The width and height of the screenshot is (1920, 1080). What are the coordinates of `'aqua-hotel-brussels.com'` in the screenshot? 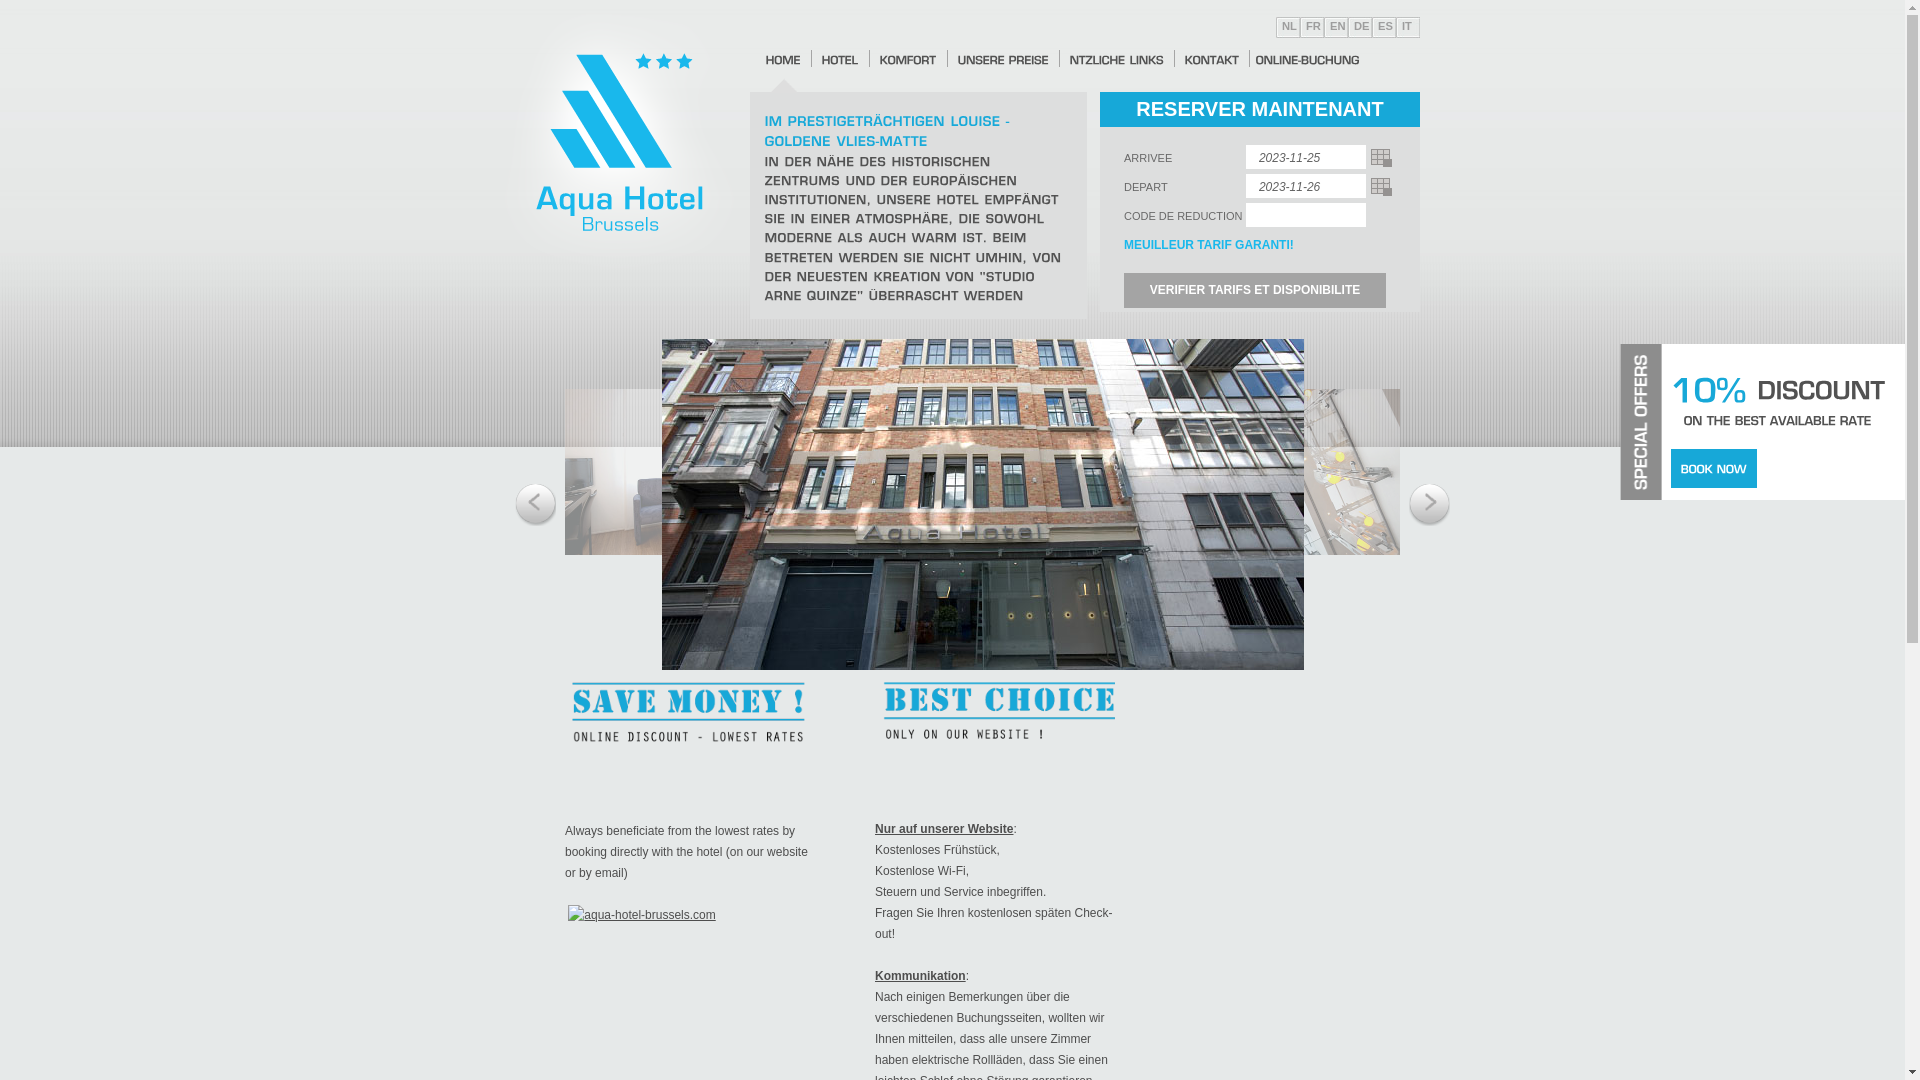 It's located at (641, 914).